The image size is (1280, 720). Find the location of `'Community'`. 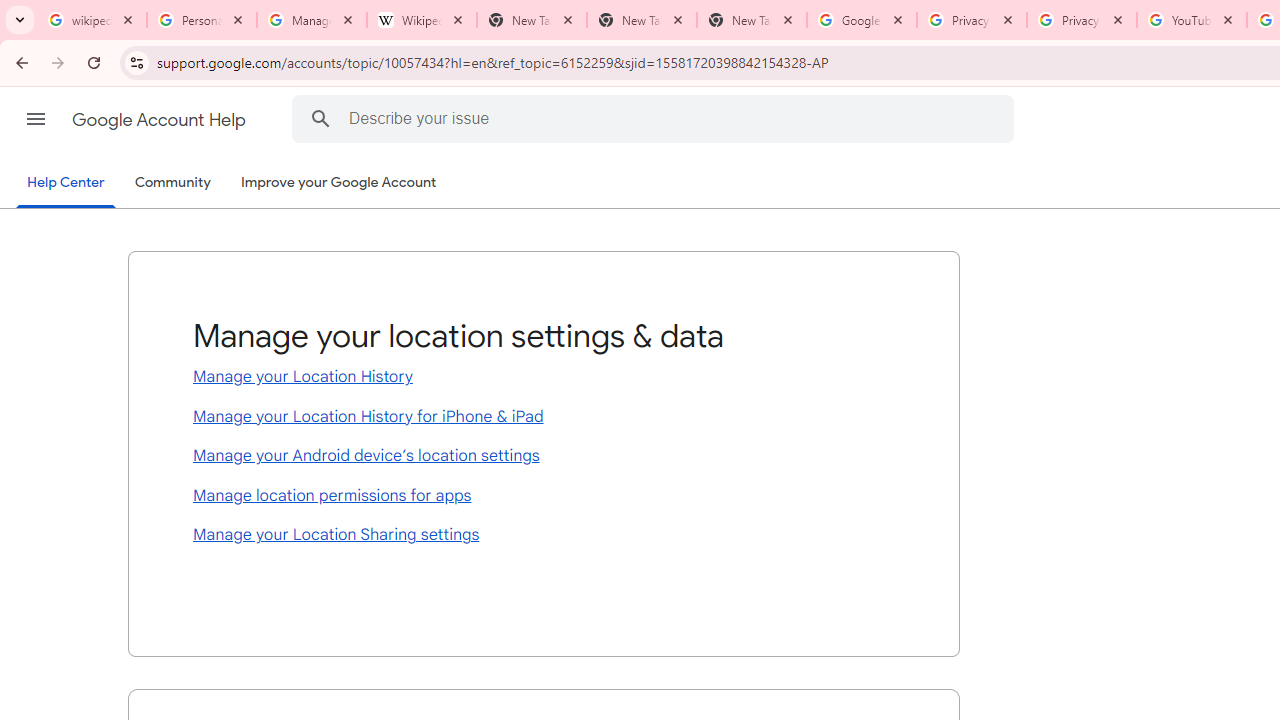

'Community' is located at coordinates (172, 183).